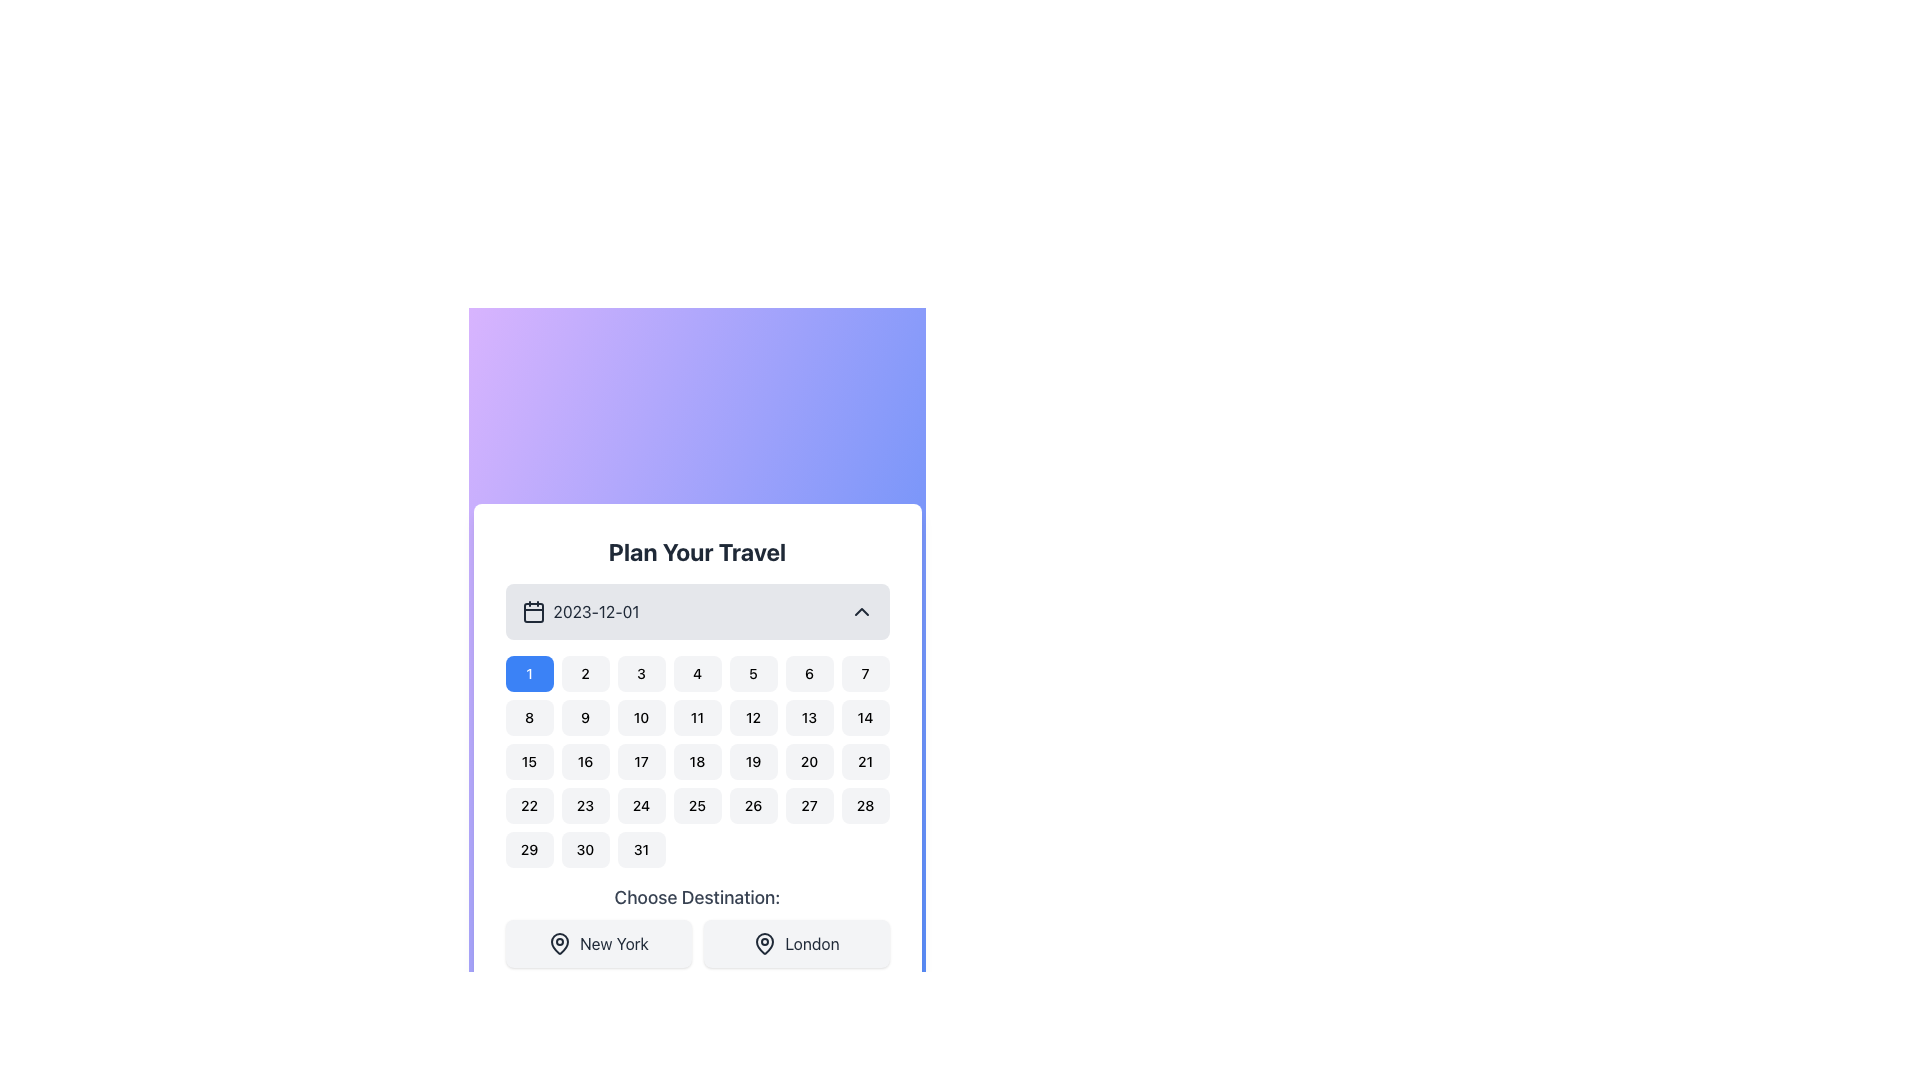 This screenshot has height=1080, width=1920. I want to click on the rounded button labeled '30' in the calendar interface, so click(584, 849).